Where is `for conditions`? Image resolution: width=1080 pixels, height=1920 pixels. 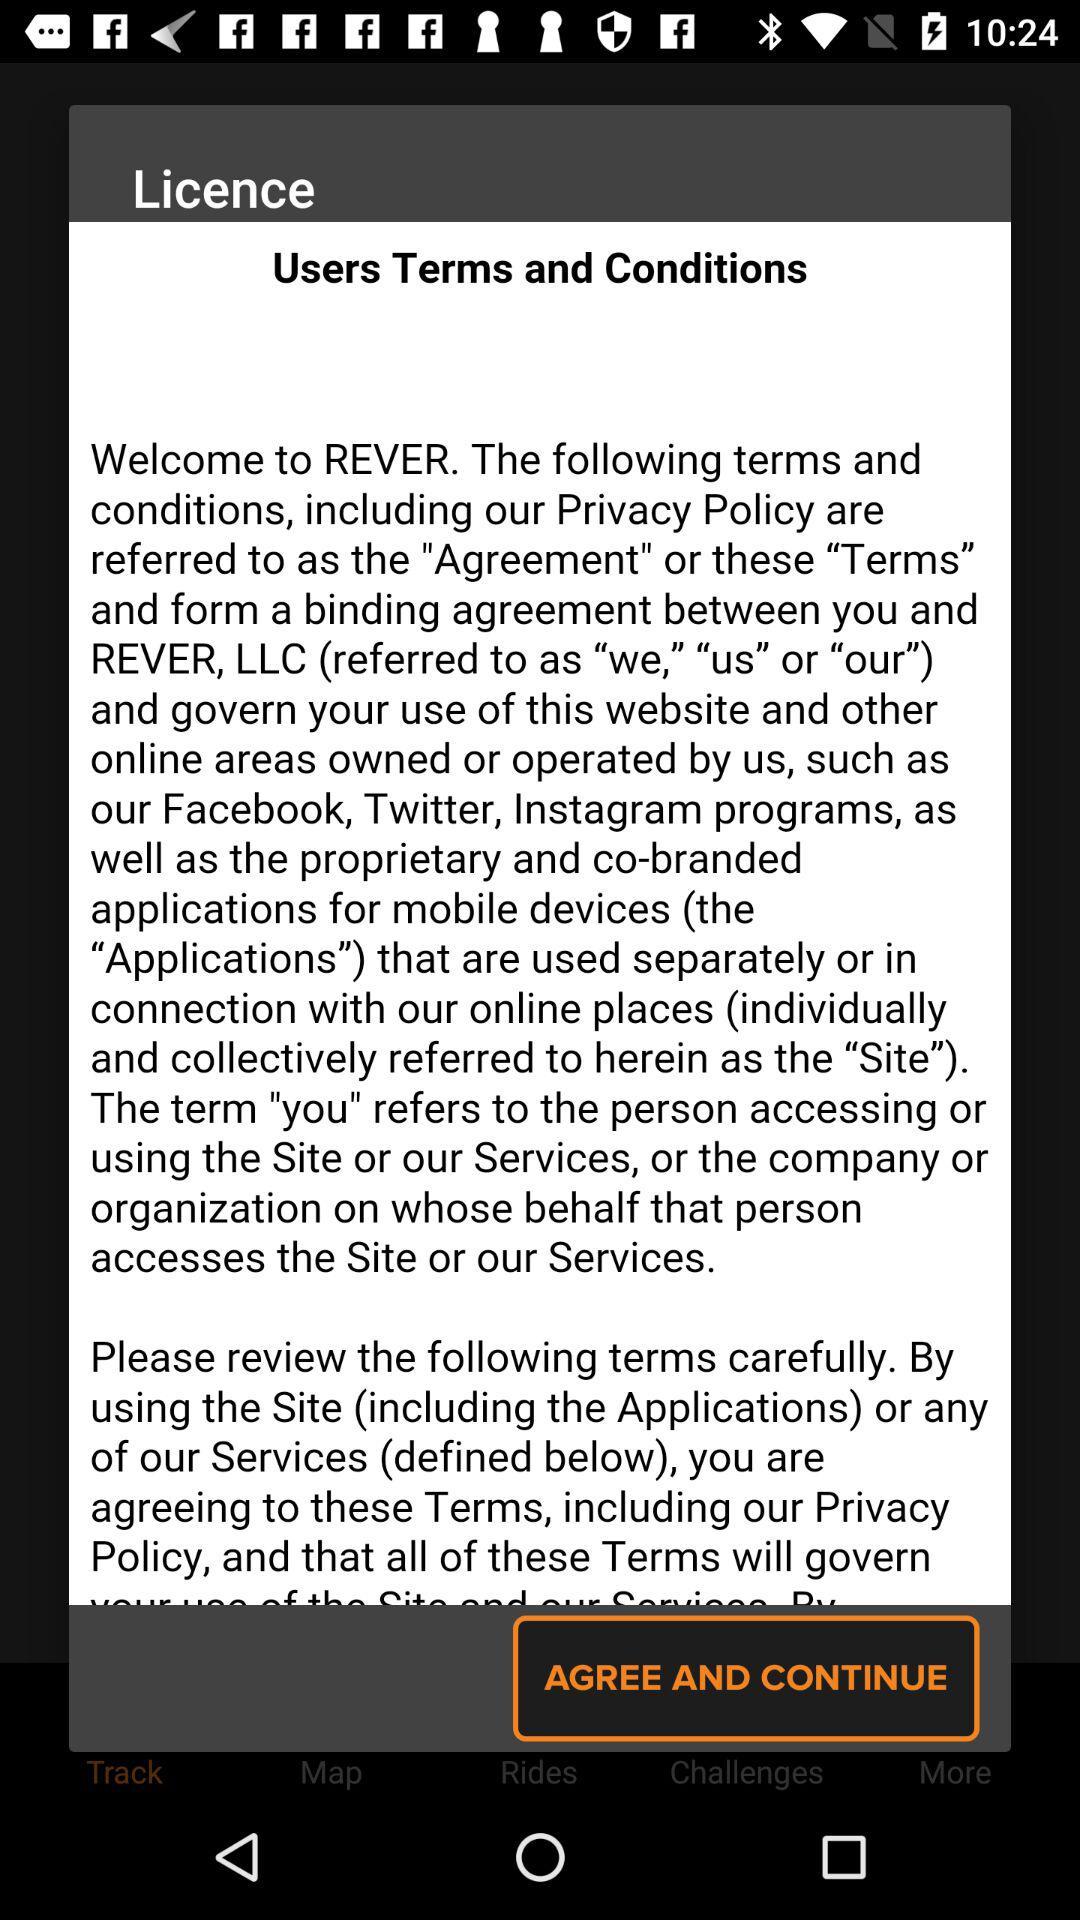
for conditions is located at coordinates (540, 912).